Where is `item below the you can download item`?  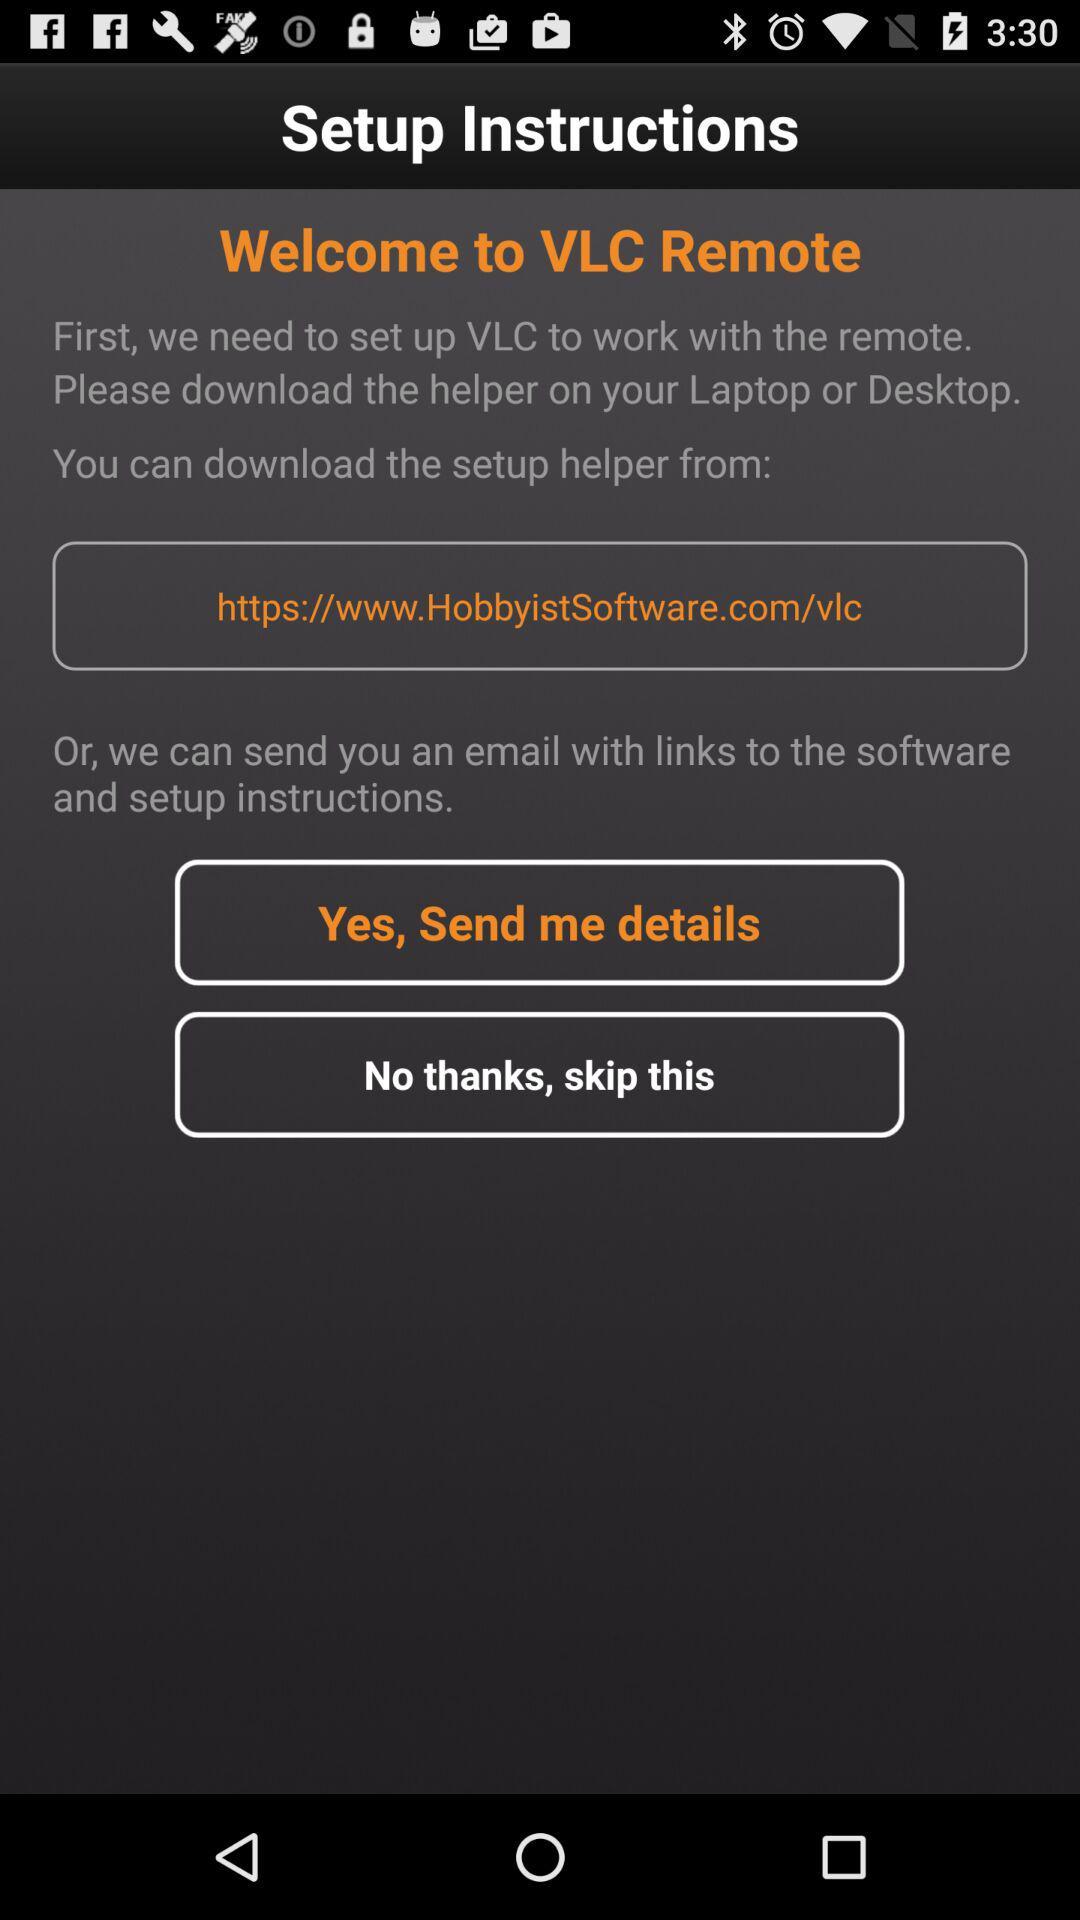 item below the you can download item is located at coordinates (538, 604).